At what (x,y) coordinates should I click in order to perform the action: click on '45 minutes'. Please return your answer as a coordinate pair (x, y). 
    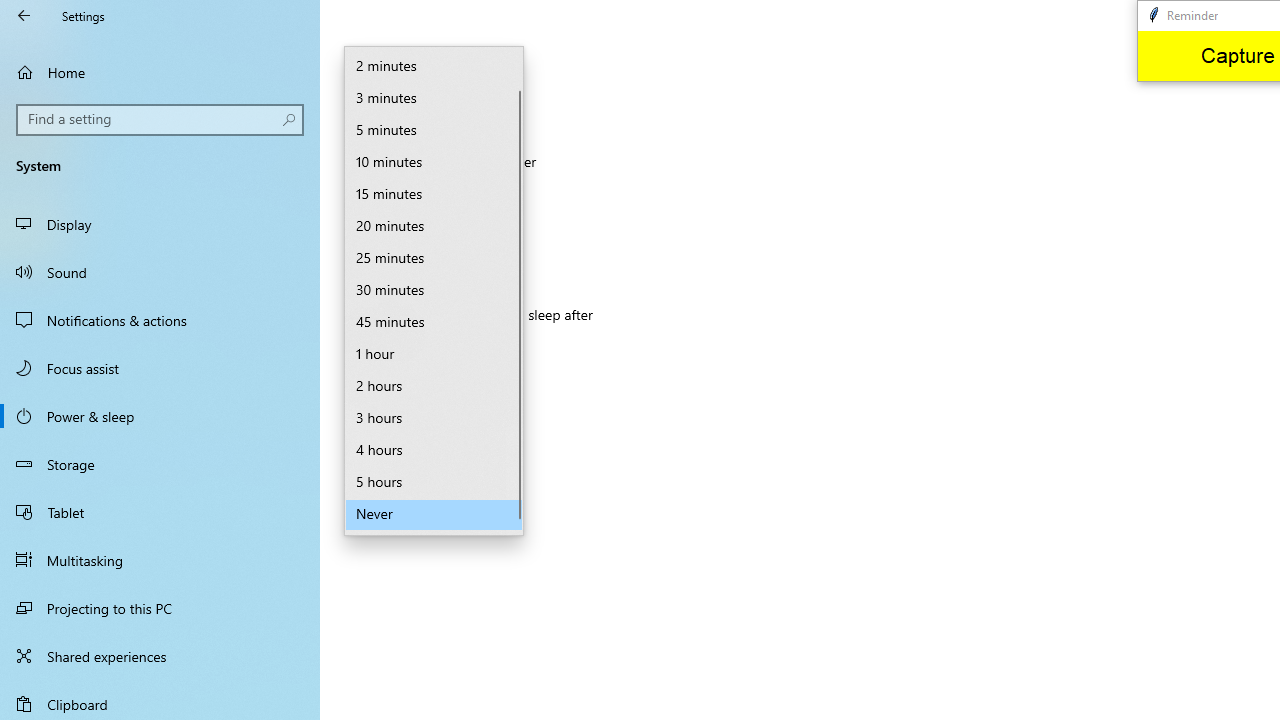
    Looking at the image, I should click on (433, 321).